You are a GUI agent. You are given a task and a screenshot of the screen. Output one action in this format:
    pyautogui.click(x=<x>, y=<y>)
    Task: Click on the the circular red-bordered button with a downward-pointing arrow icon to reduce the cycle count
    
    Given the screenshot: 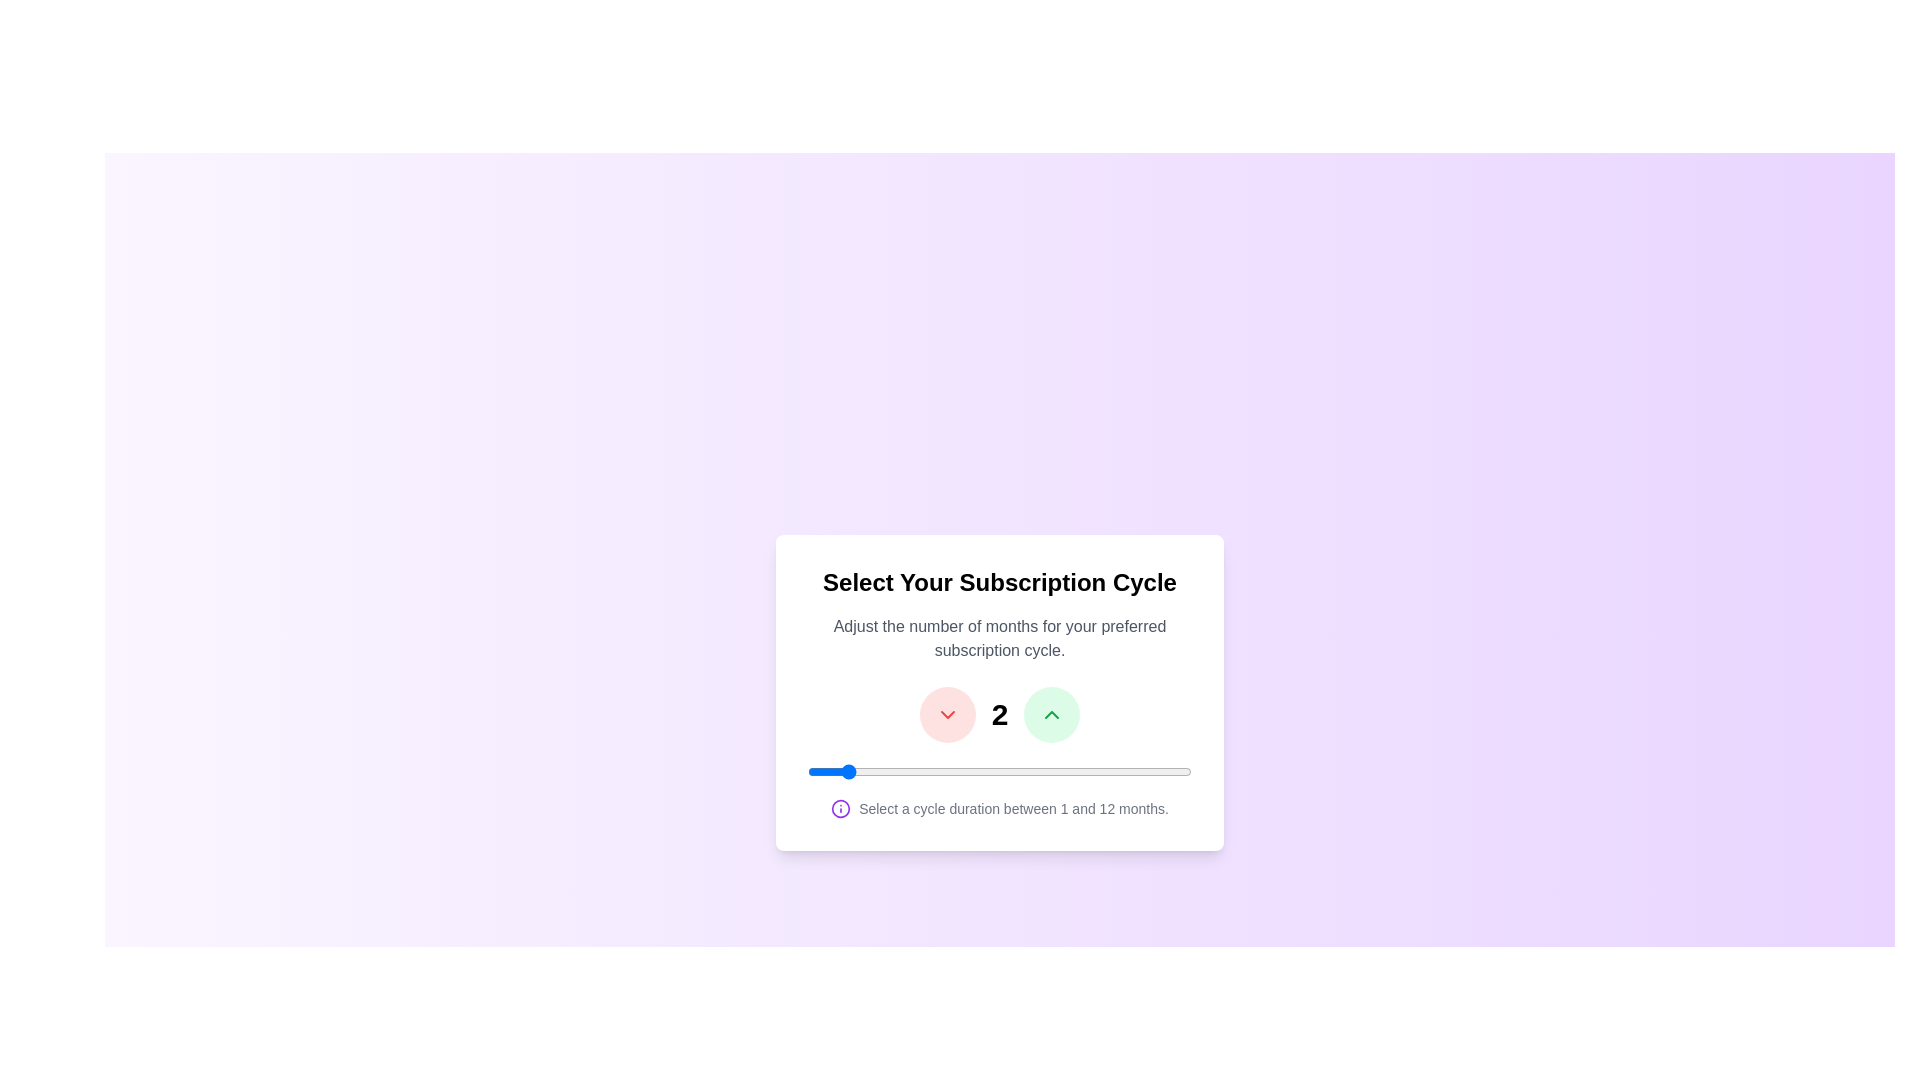 What is the action you would take?
    pyautogui.click(x=946, y=713)
    